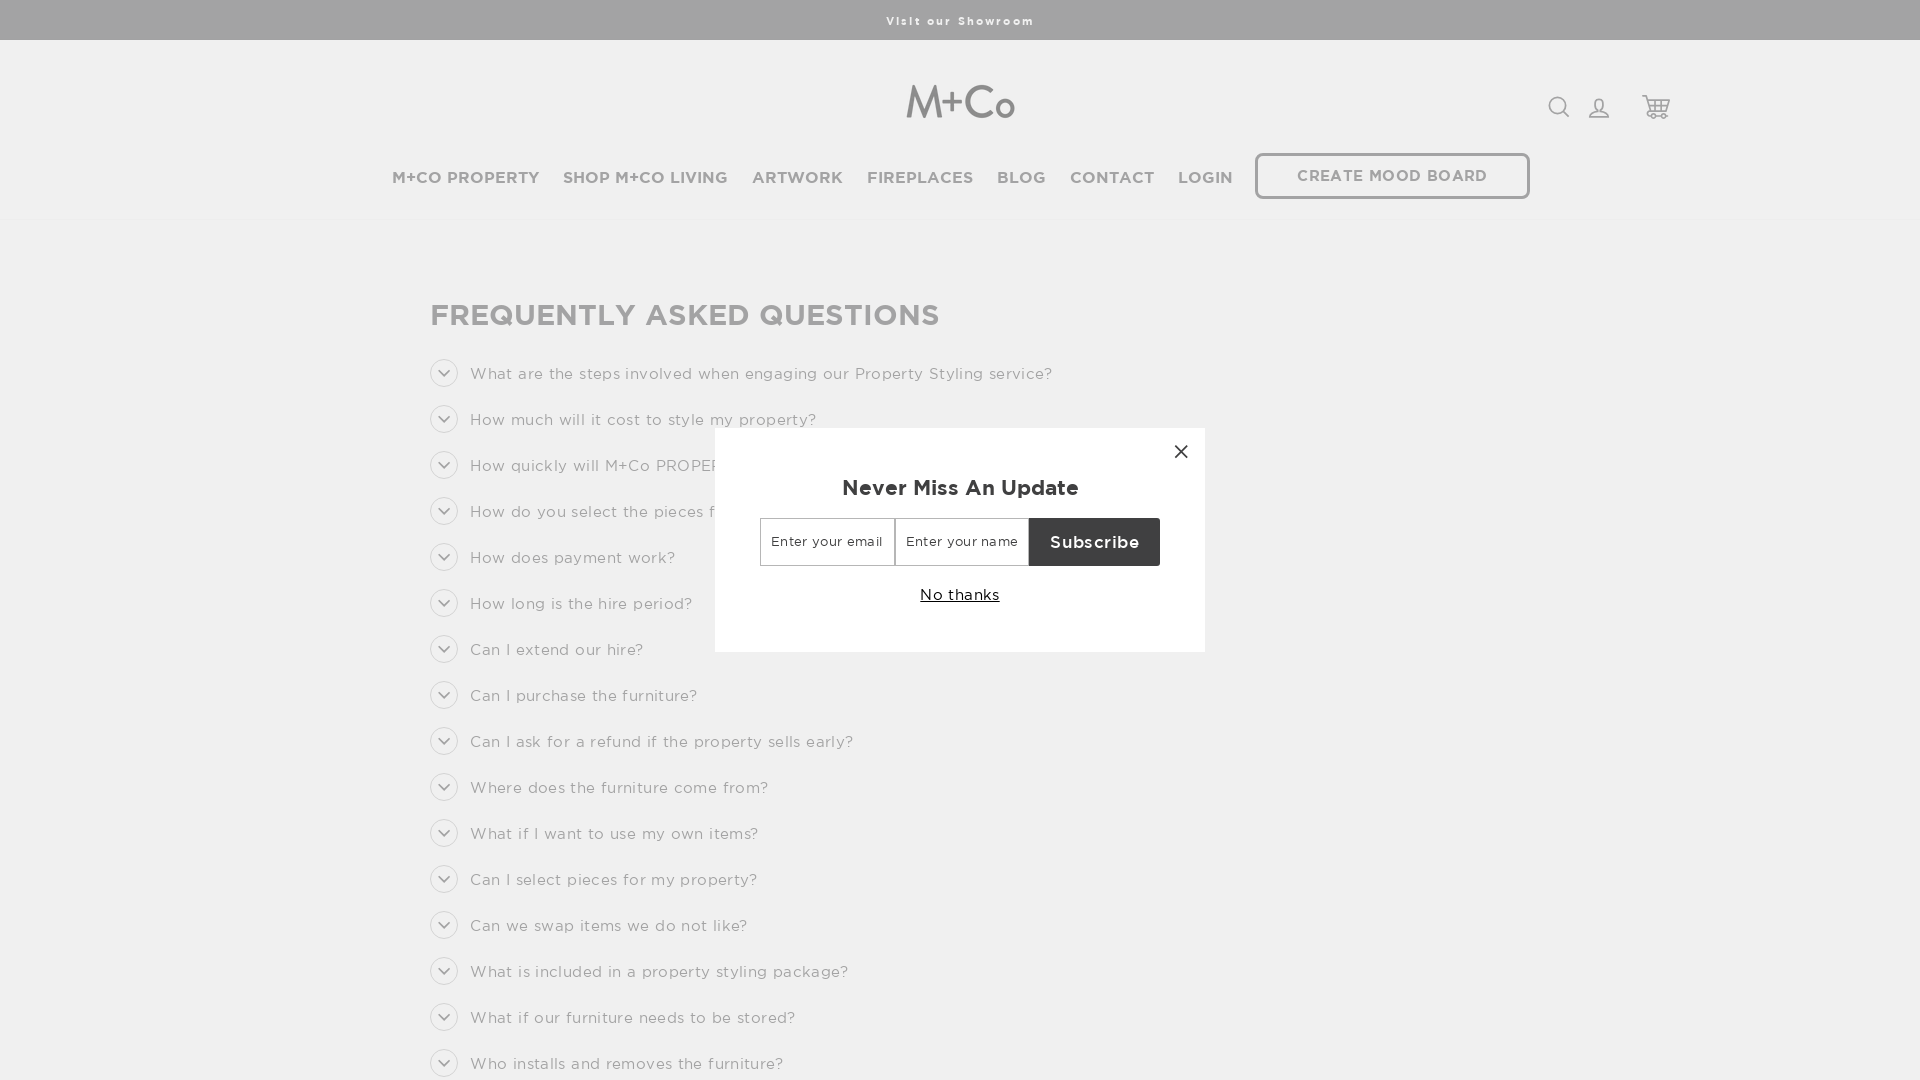 This screenshot has height=1080, width=1920. I want to click on 'ARTWORK', so click(796, 176).